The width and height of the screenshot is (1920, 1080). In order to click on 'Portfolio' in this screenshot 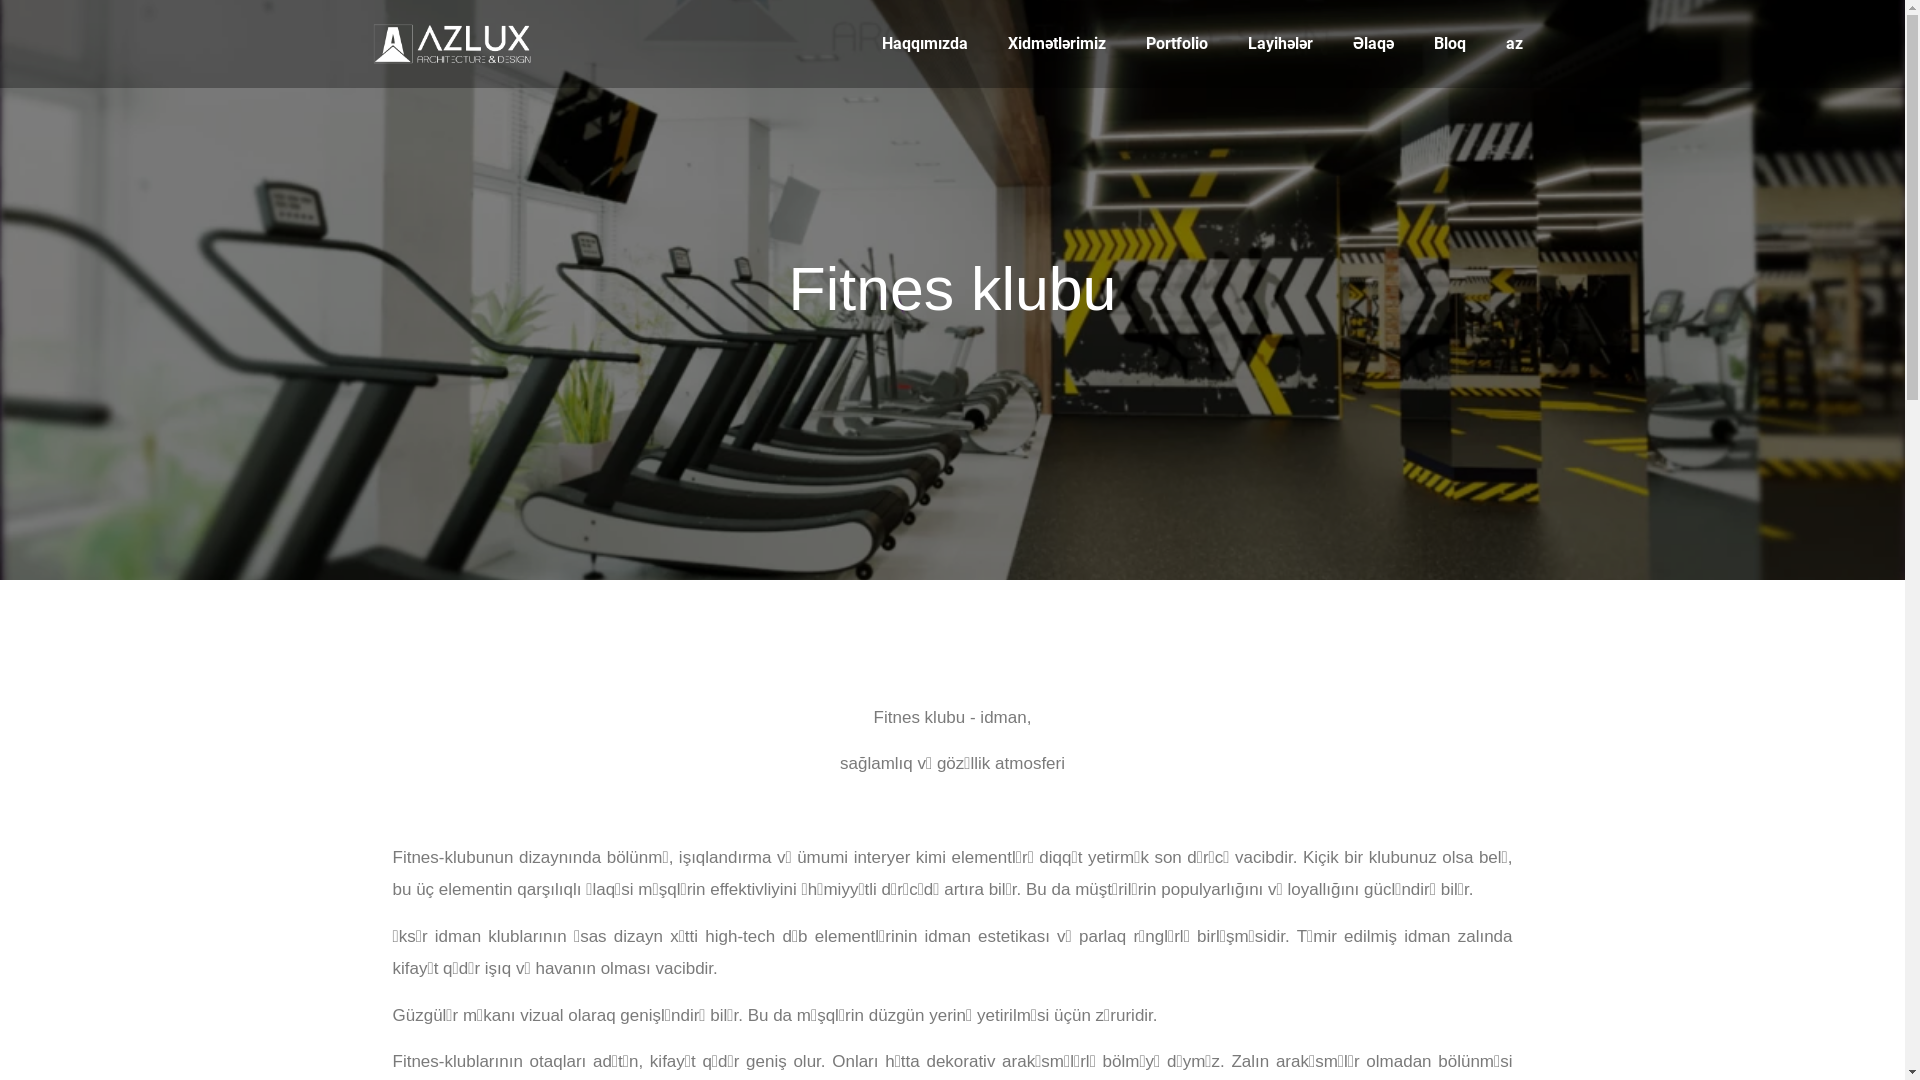, I will do `click(1176, 43)`.